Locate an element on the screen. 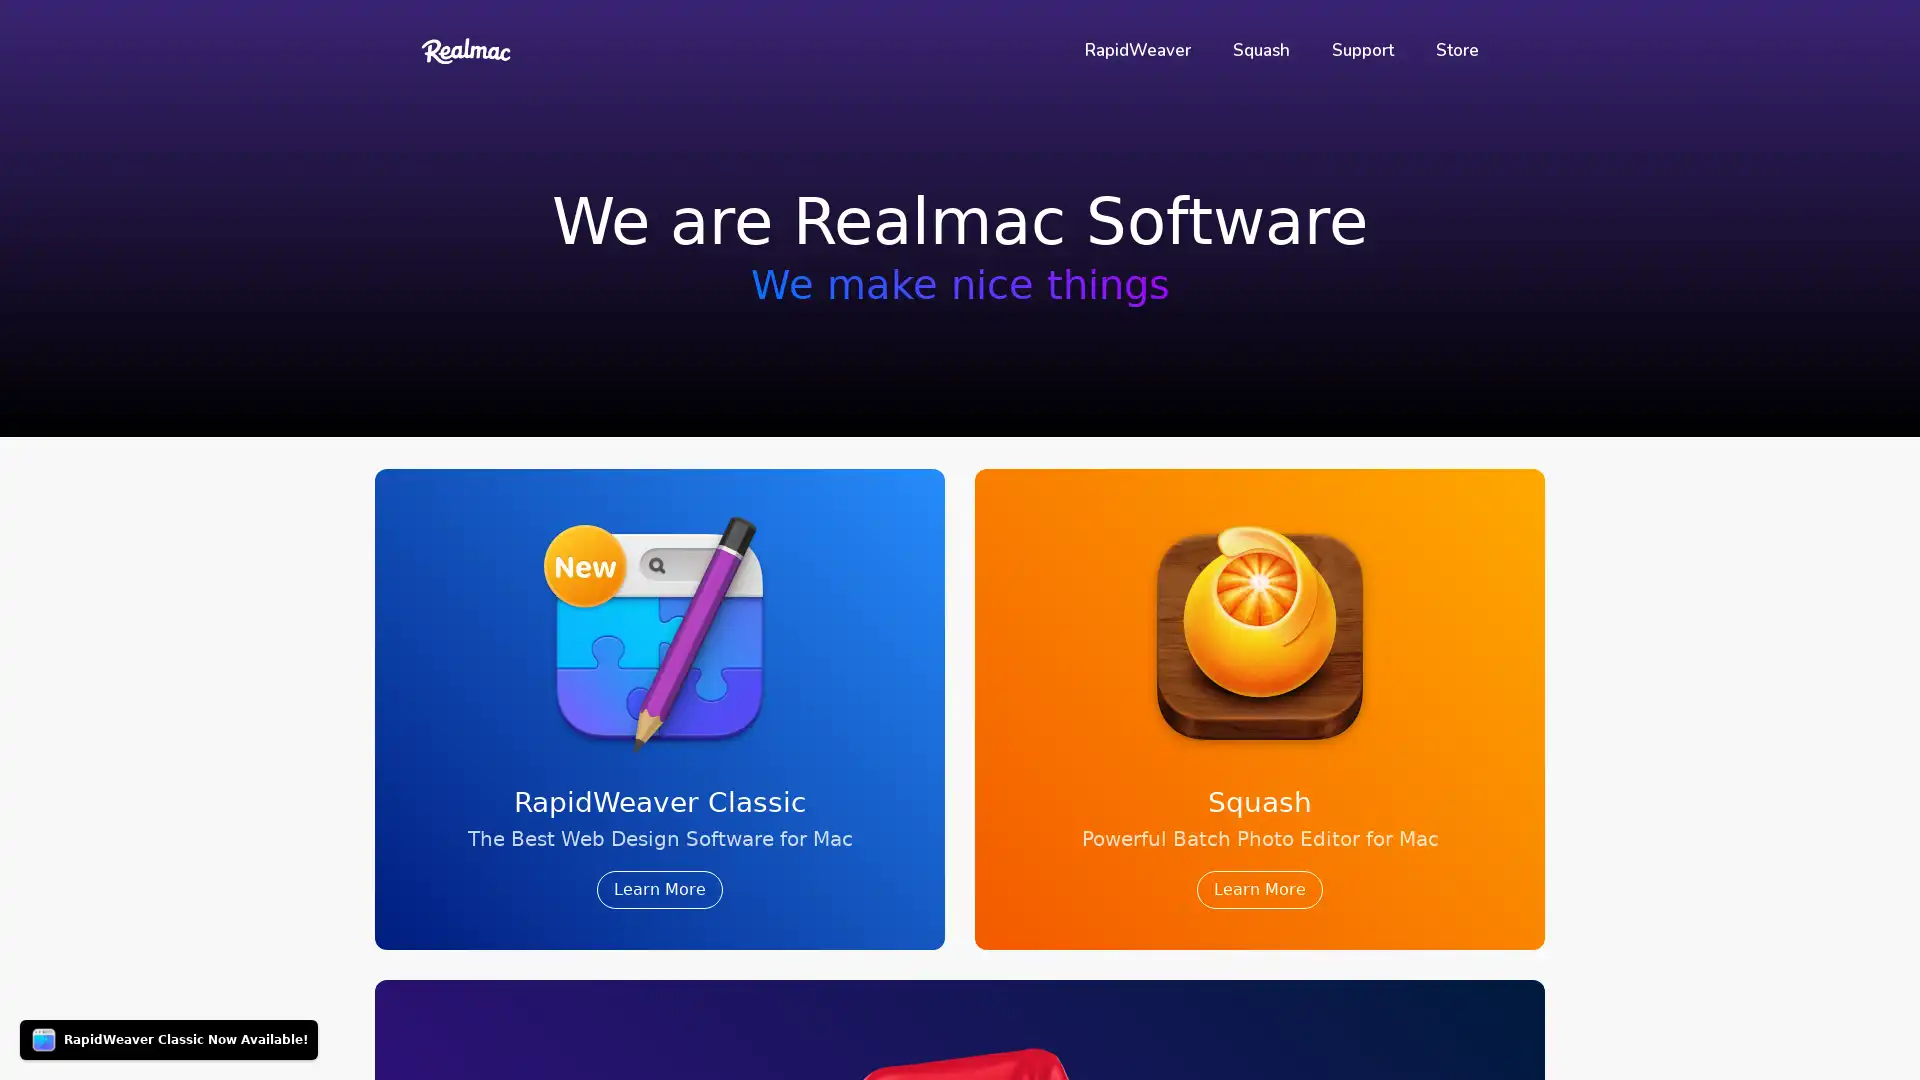 This screenshot has height=1080, width=1920. Learn More is located at coordinates (1258, 889).